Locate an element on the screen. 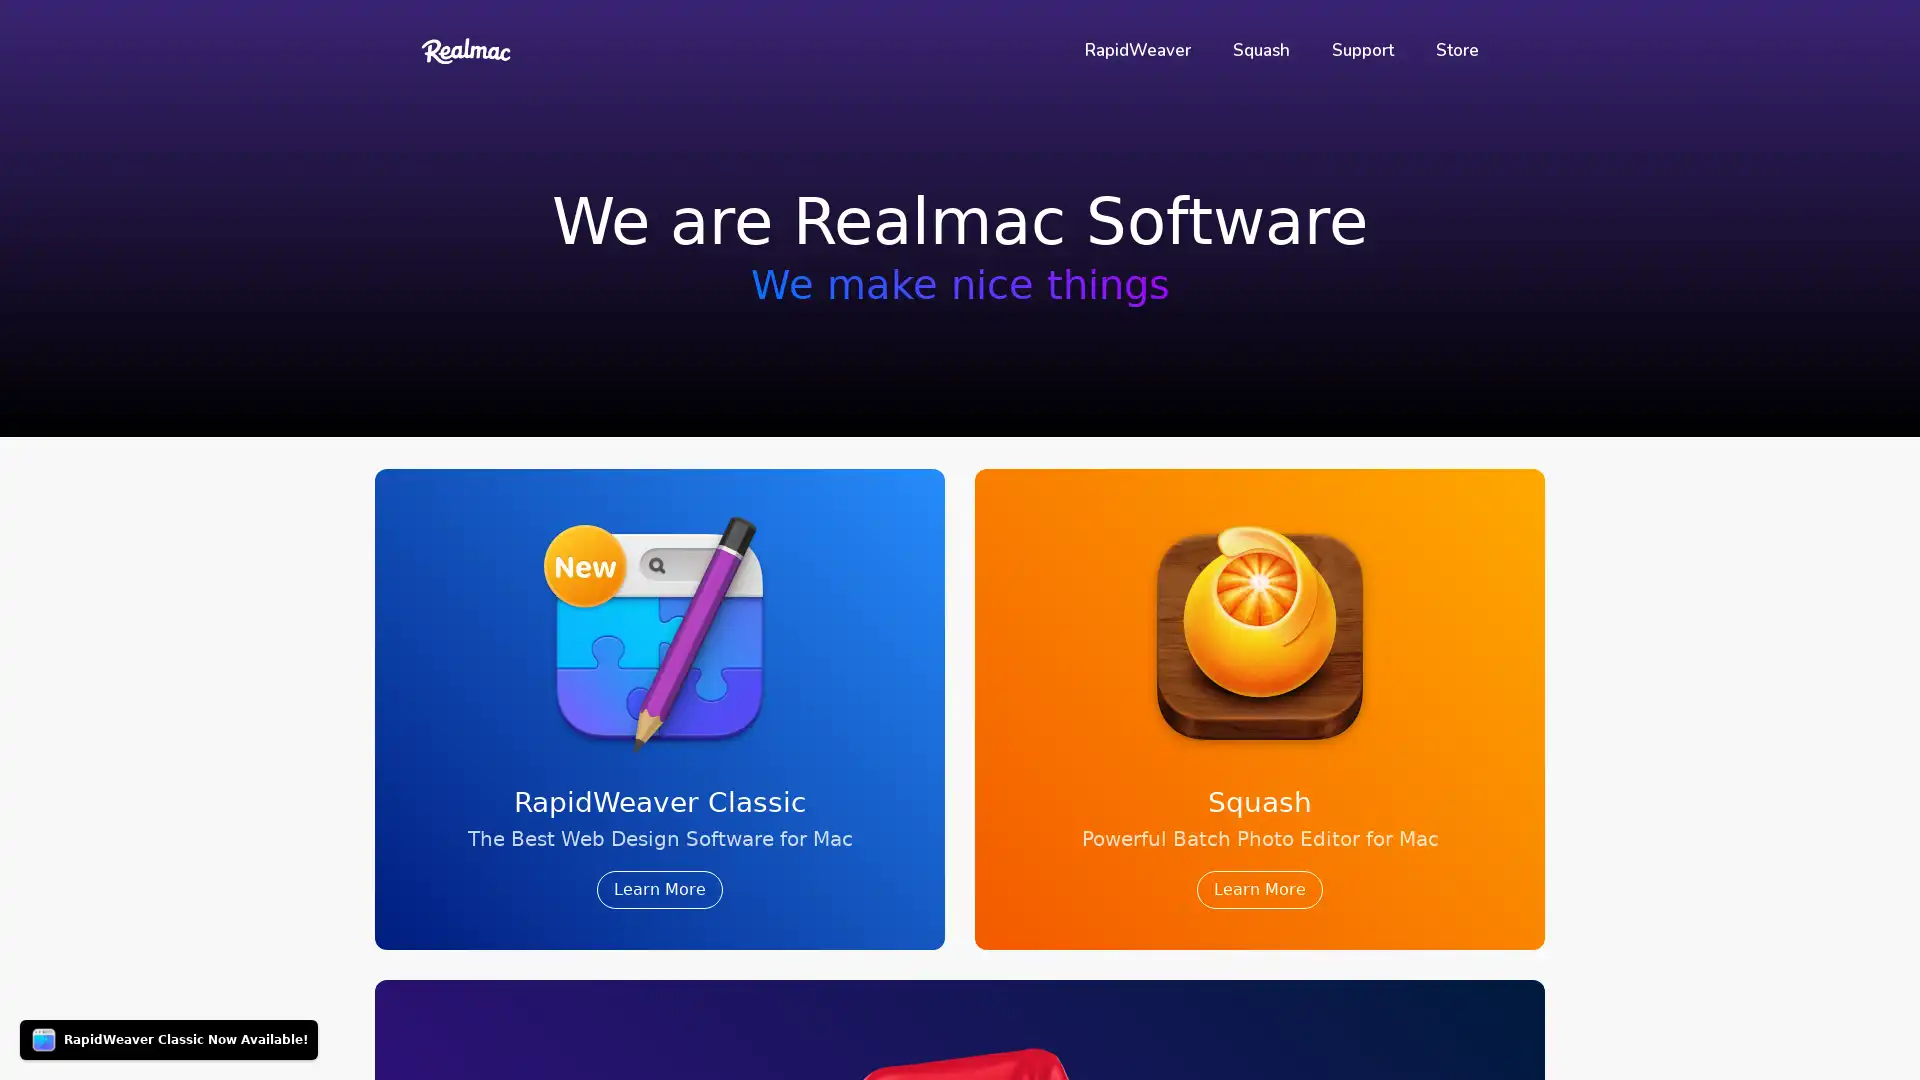 This screenshot has height=1080, width=1920. Learn More is located at coordinates (1258, 889).